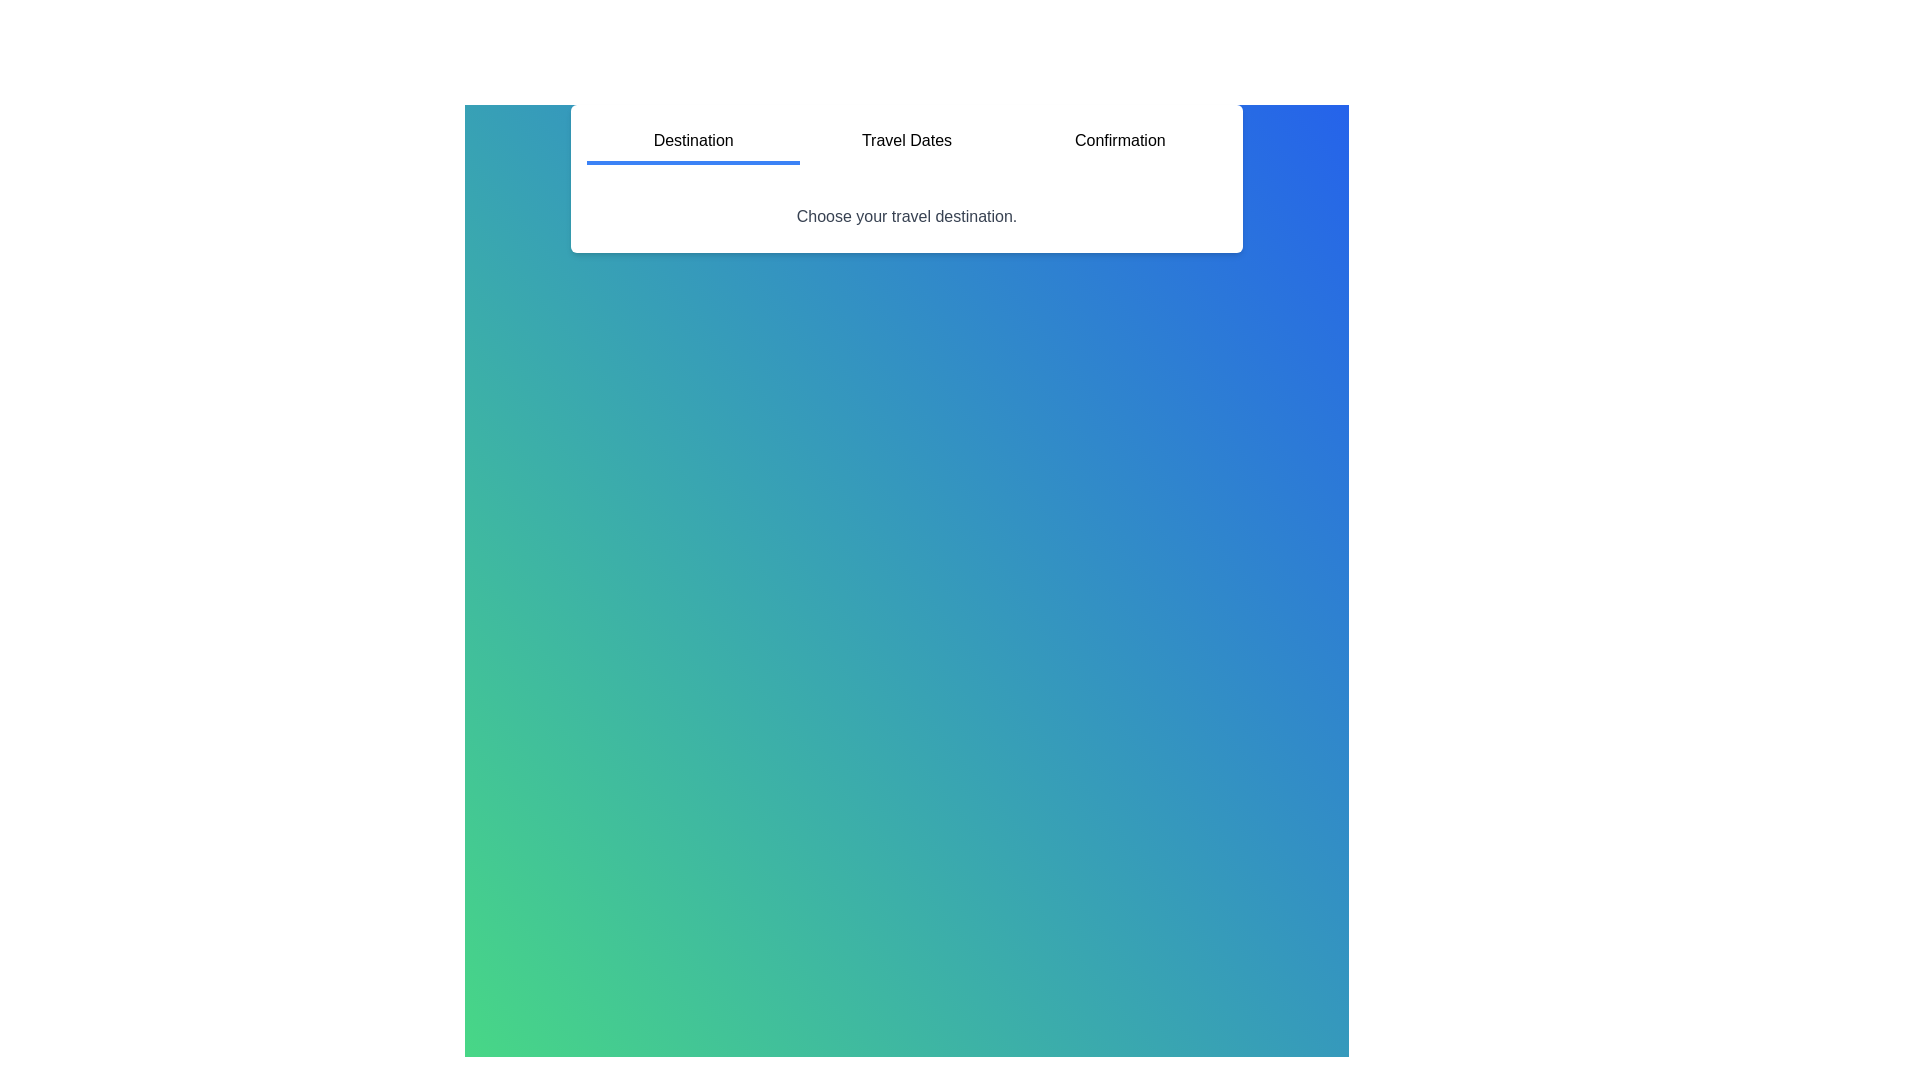 This screenshot has width=1920, height=1080. What do you see at coordinates (906, 141) in the screenshot?
I see `the navigation label indicating 'Travel Dates' located in the horizontal navigation bar at the top center of the interface` at bounding box center [906, 141].